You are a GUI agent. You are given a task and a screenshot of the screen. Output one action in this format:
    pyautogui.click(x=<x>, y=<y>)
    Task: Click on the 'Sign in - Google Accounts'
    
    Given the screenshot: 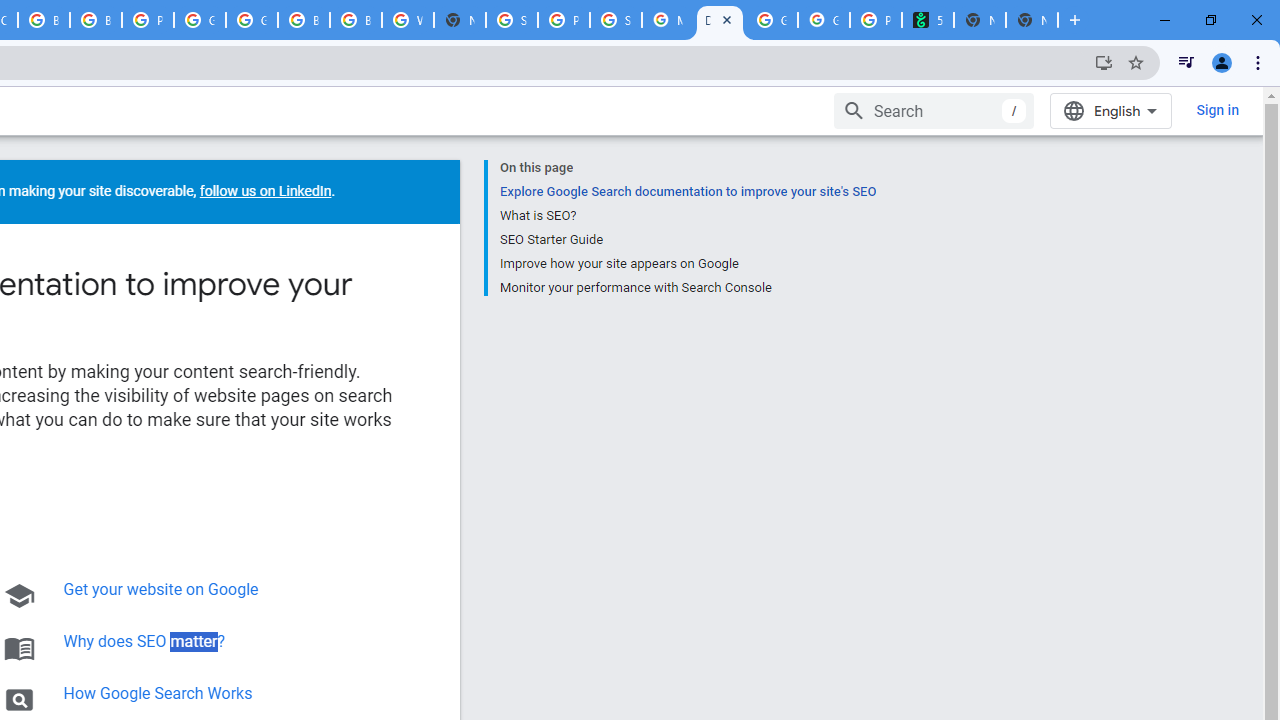 What is the action you would take?
    pyautogui.click(x=512, y=20)
    